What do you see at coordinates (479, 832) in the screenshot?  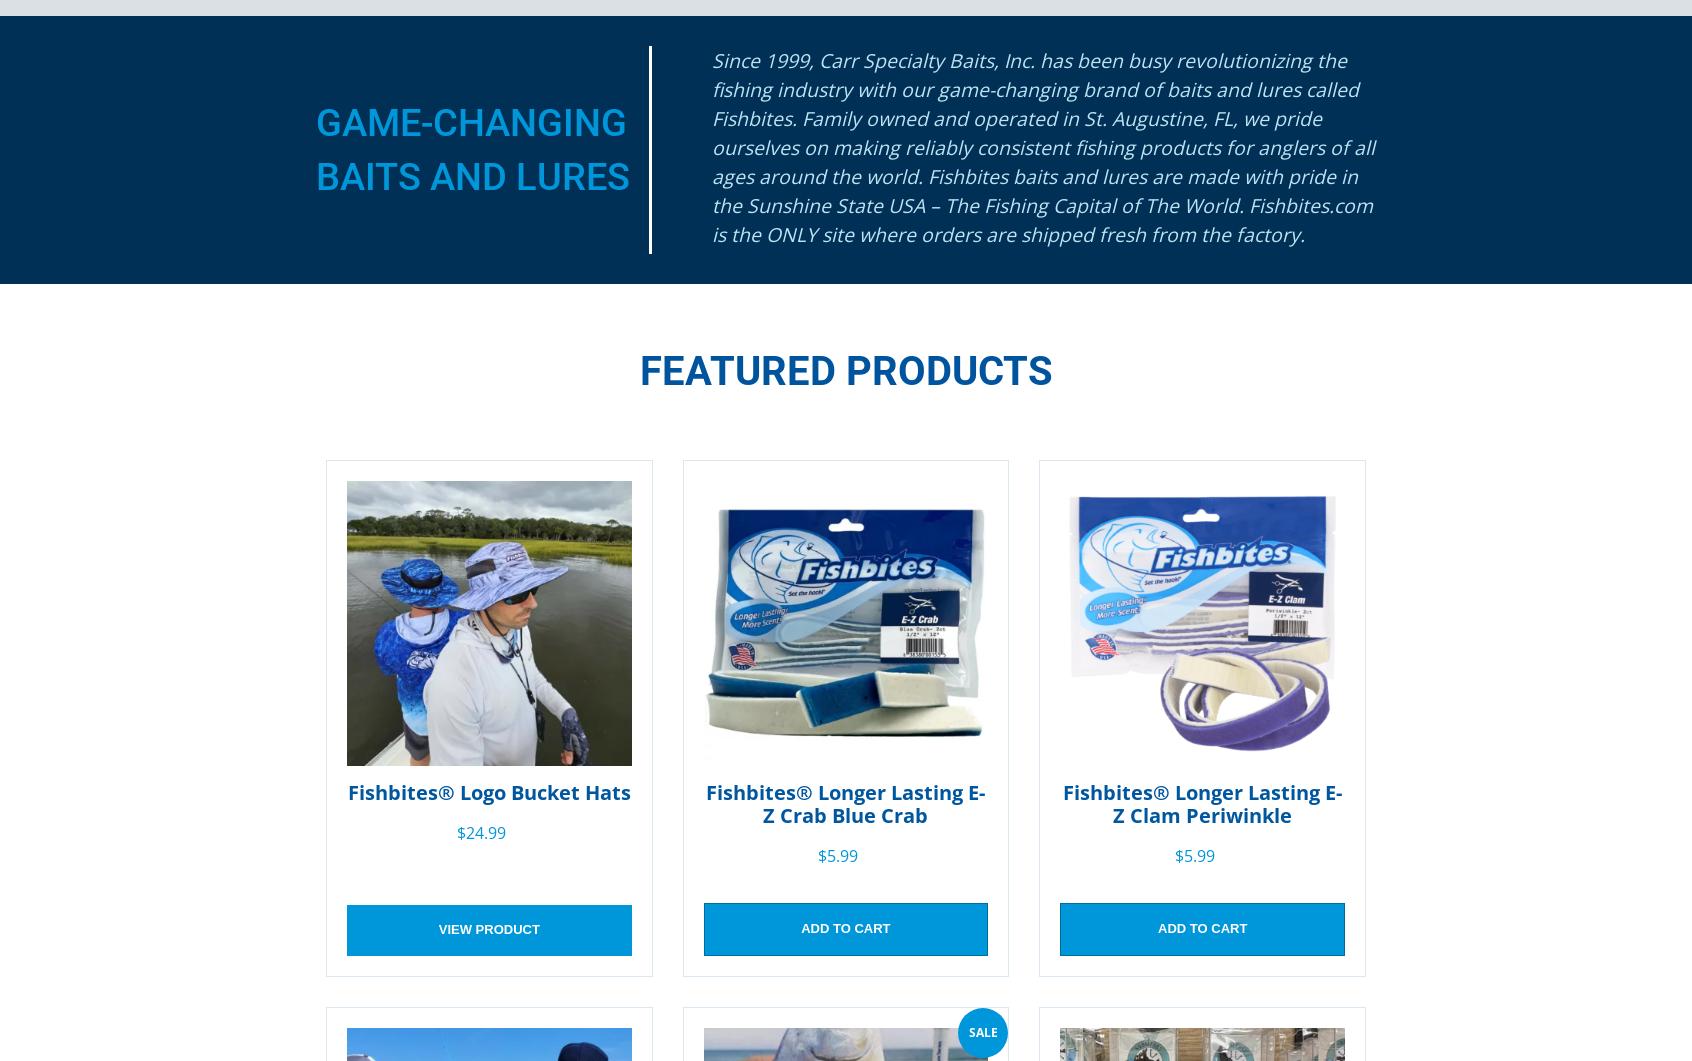 I see `'$24.99'` at bounding box center [479, 832].